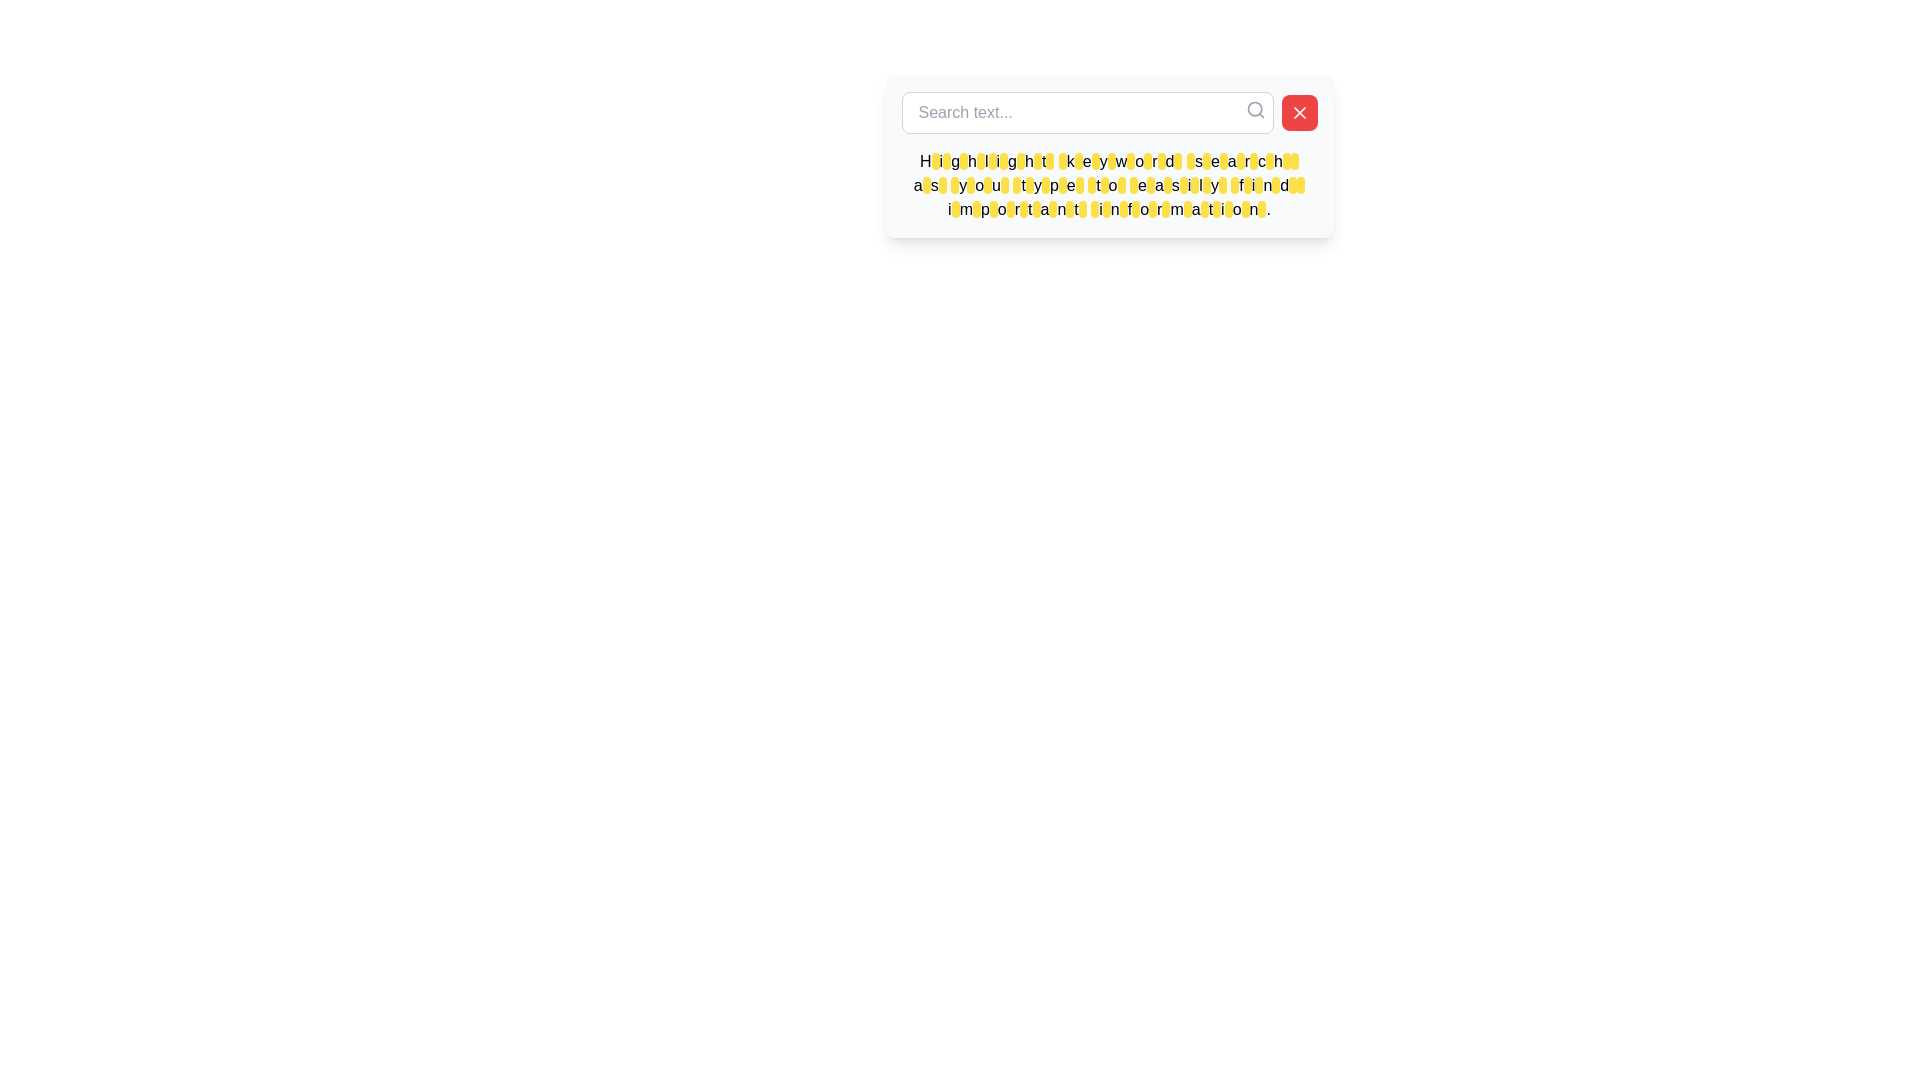  What do you see at coordinates (1294, 160) in the screenshot?
I see `the 26th text highlight in the sentence 'Highlight keyword search as you type to easily find important information.'` at bounding box center [1294, 160].